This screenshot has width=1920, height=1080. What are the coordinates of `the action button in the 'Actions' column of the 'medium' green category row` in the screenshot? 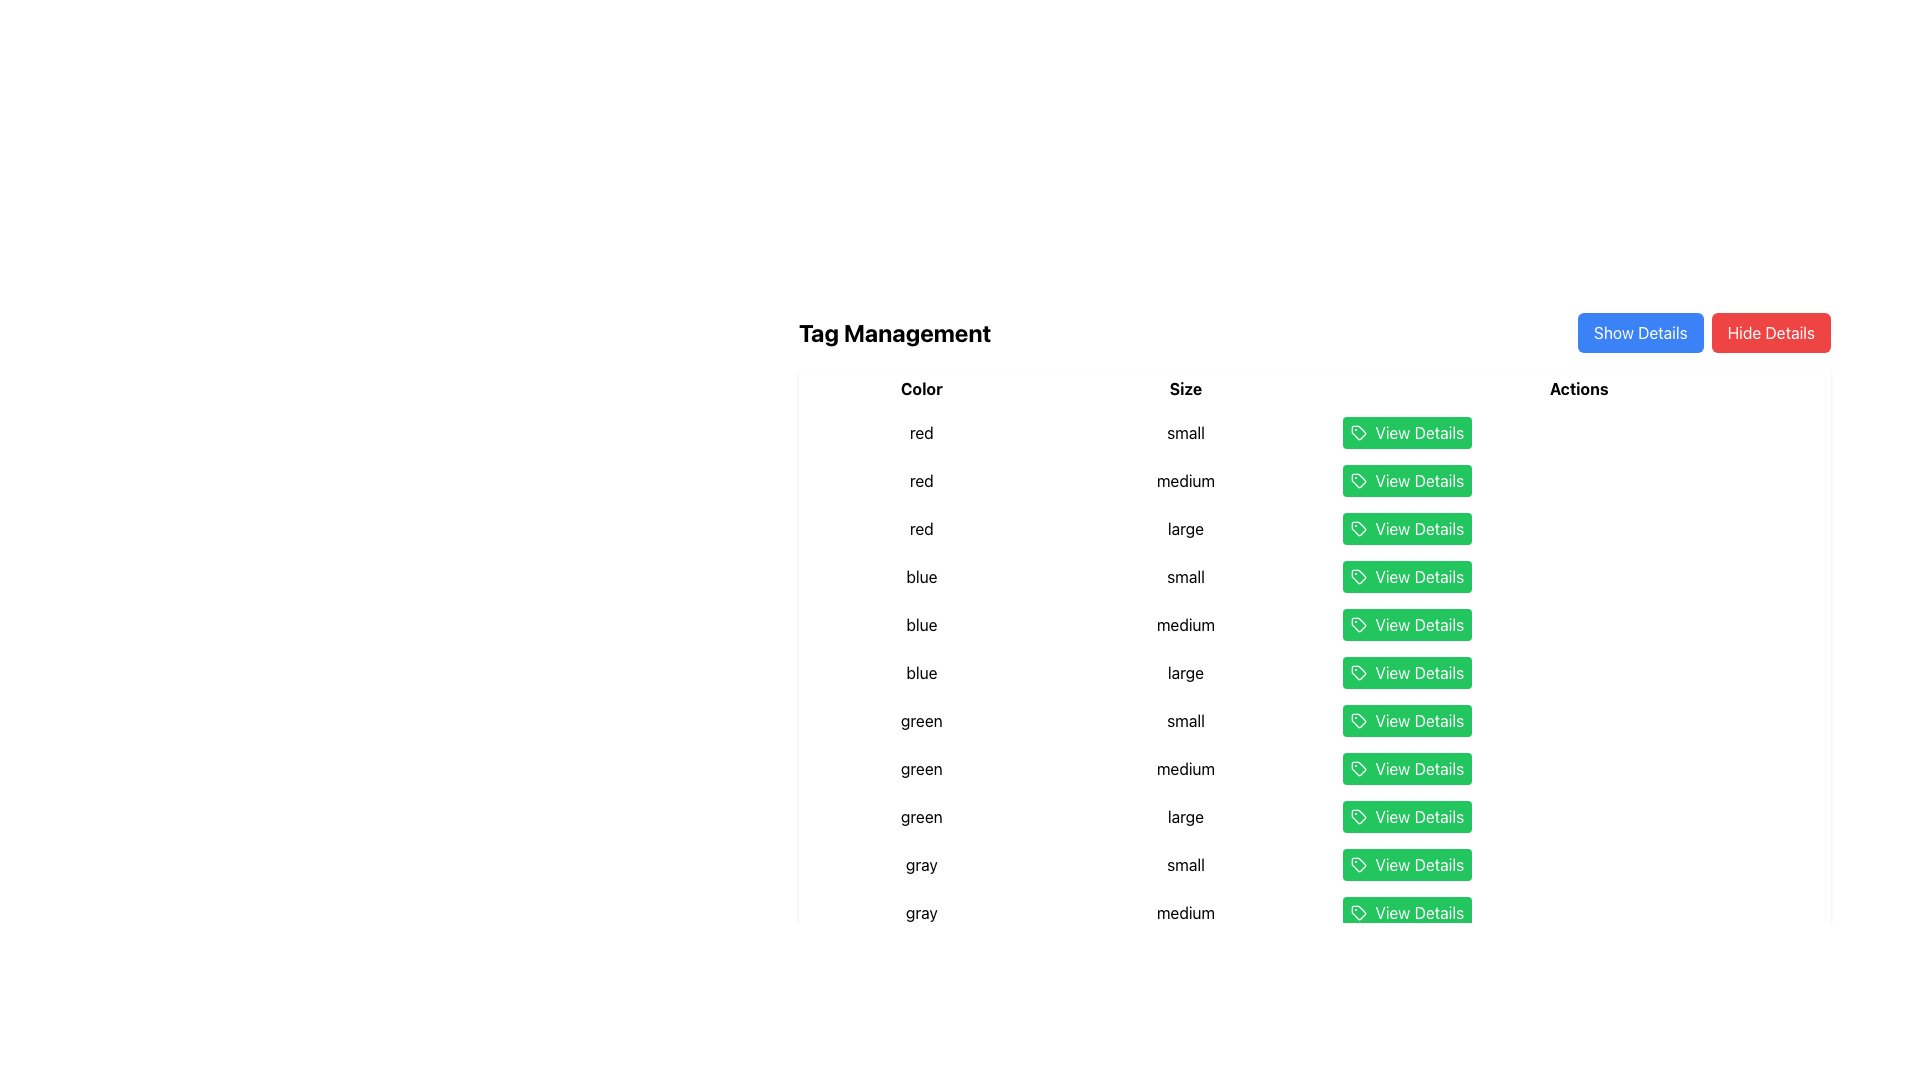 It's located at (1315, 767).